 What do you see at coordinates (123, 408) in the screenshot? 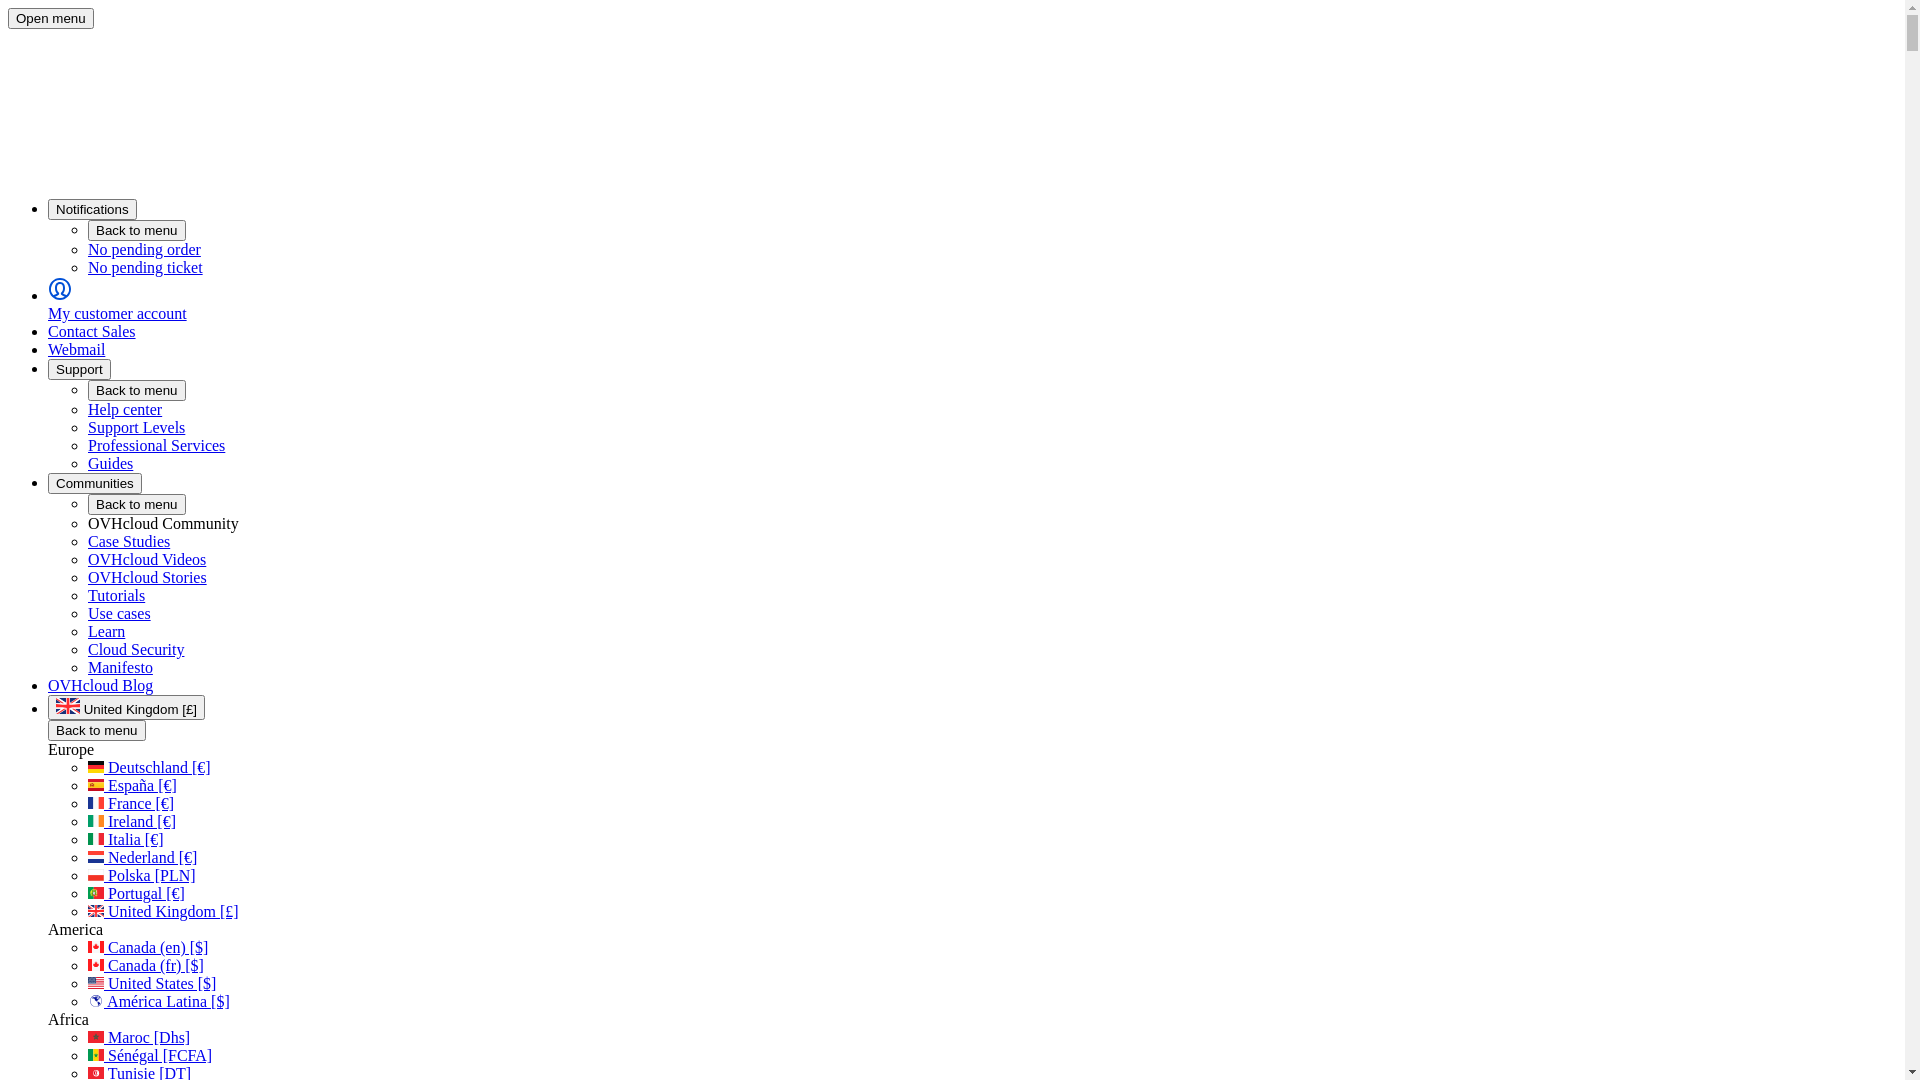
I see `'Help center'` at bounding box center [123, 408].